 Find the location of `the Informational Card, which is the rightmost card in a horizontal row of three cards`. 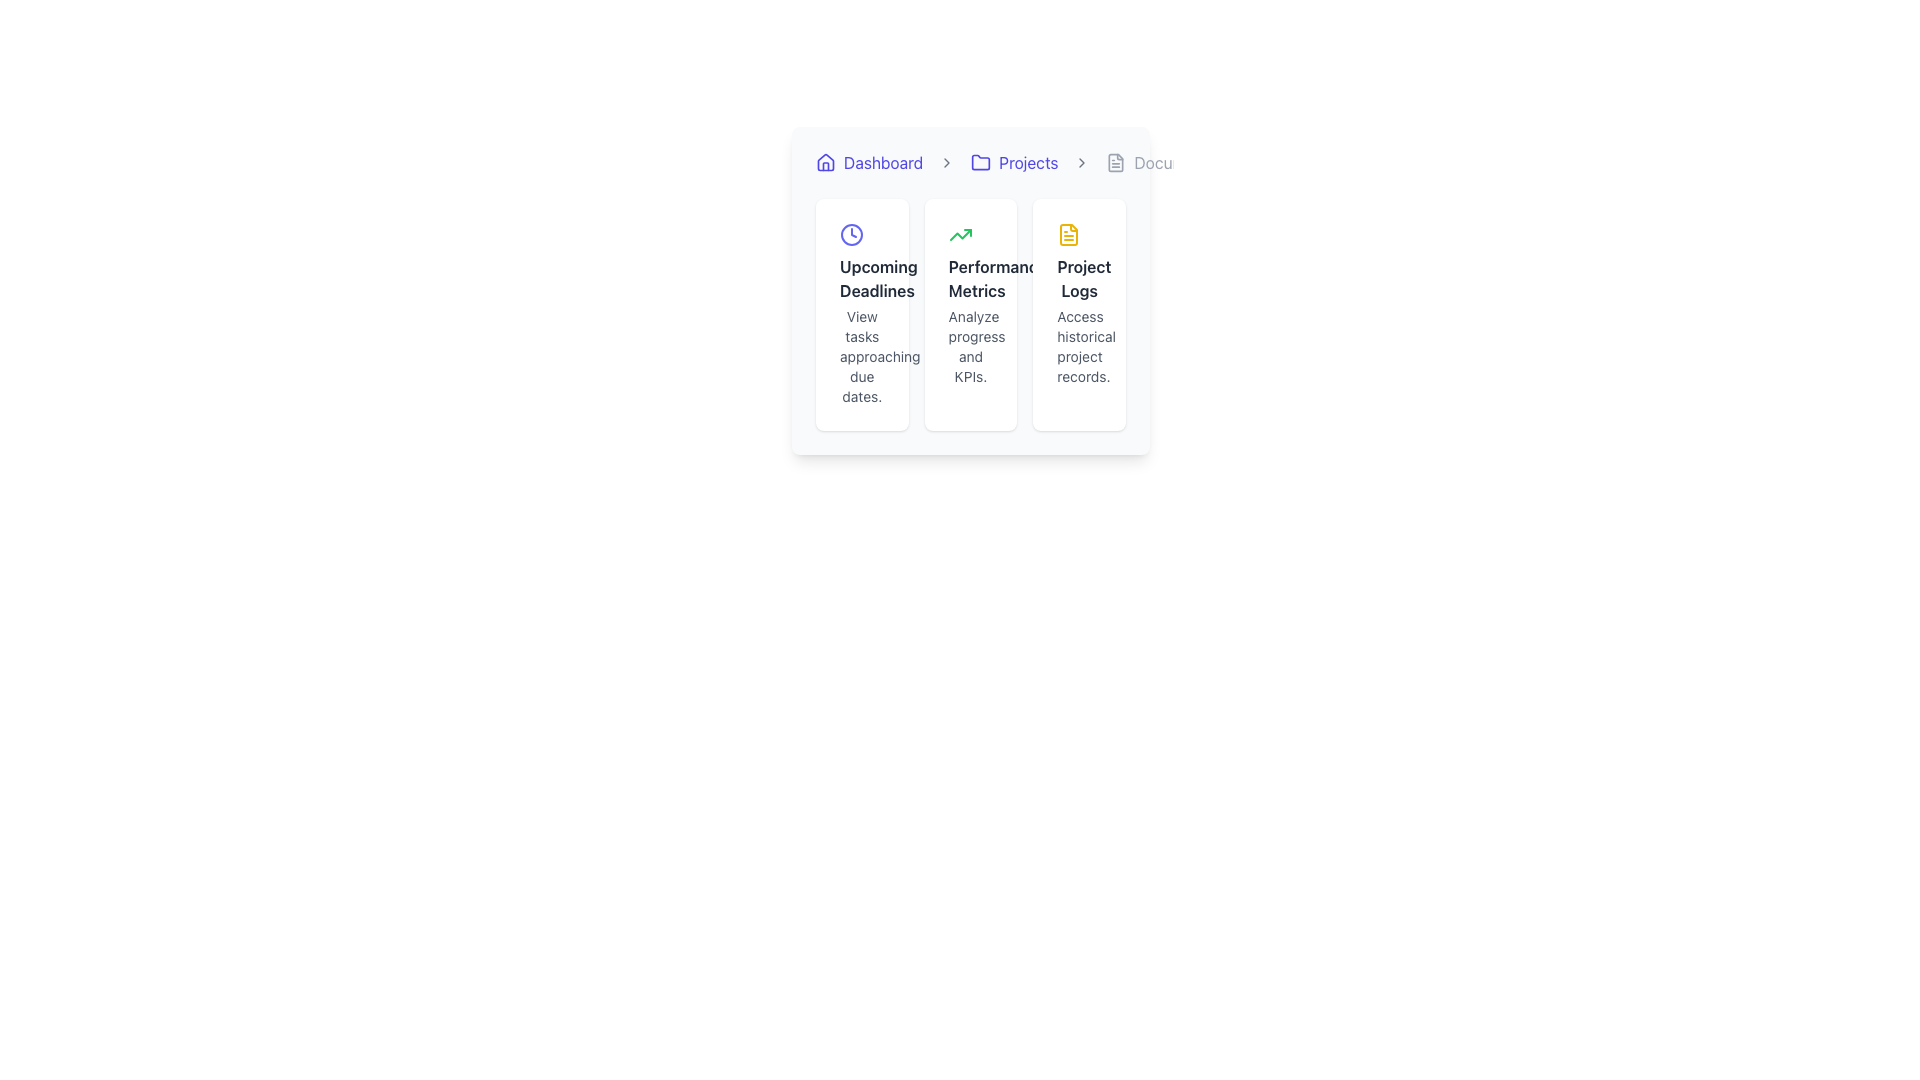

the Informational Card, which is the rightmost card in a horizontal row of three cards is located at coordinates (1078, 315).